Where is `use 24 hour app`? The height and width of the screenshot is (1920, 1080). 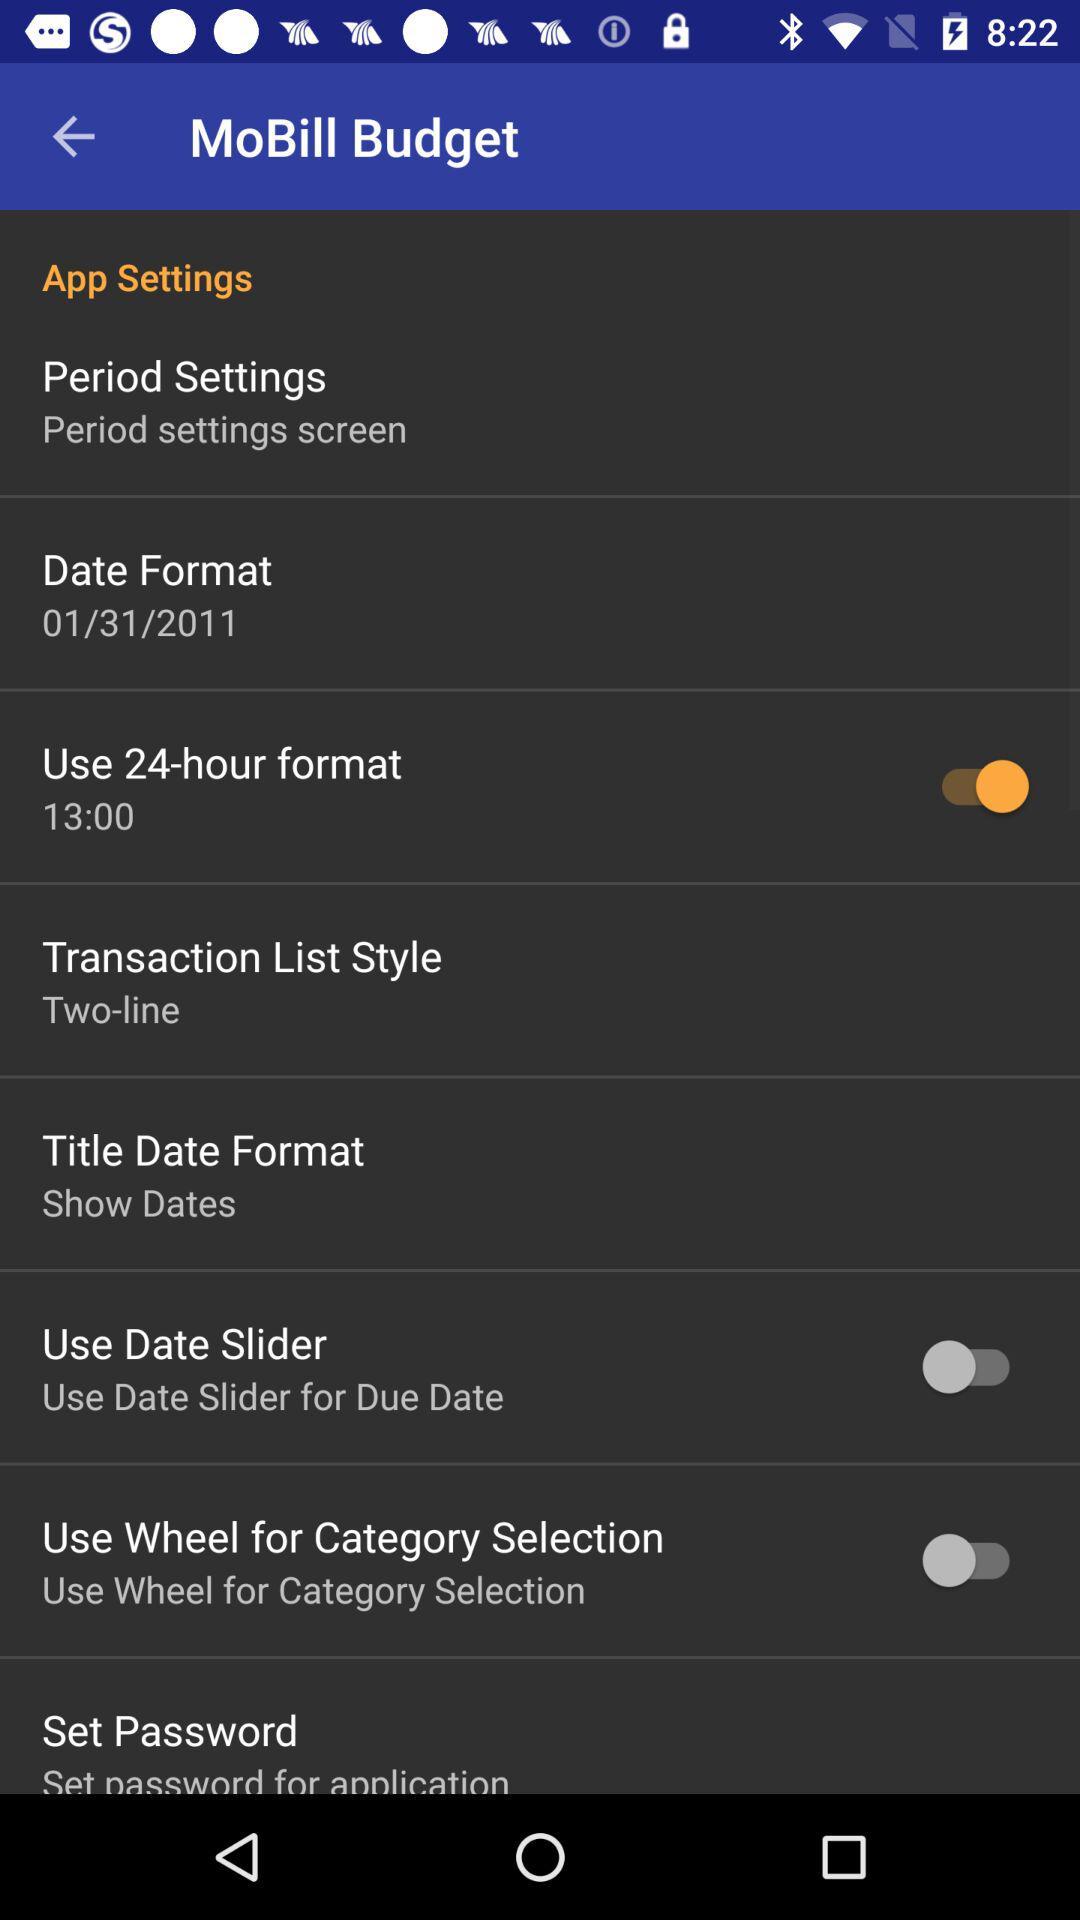 use 24 hour app is located at coordinates (222, 761).